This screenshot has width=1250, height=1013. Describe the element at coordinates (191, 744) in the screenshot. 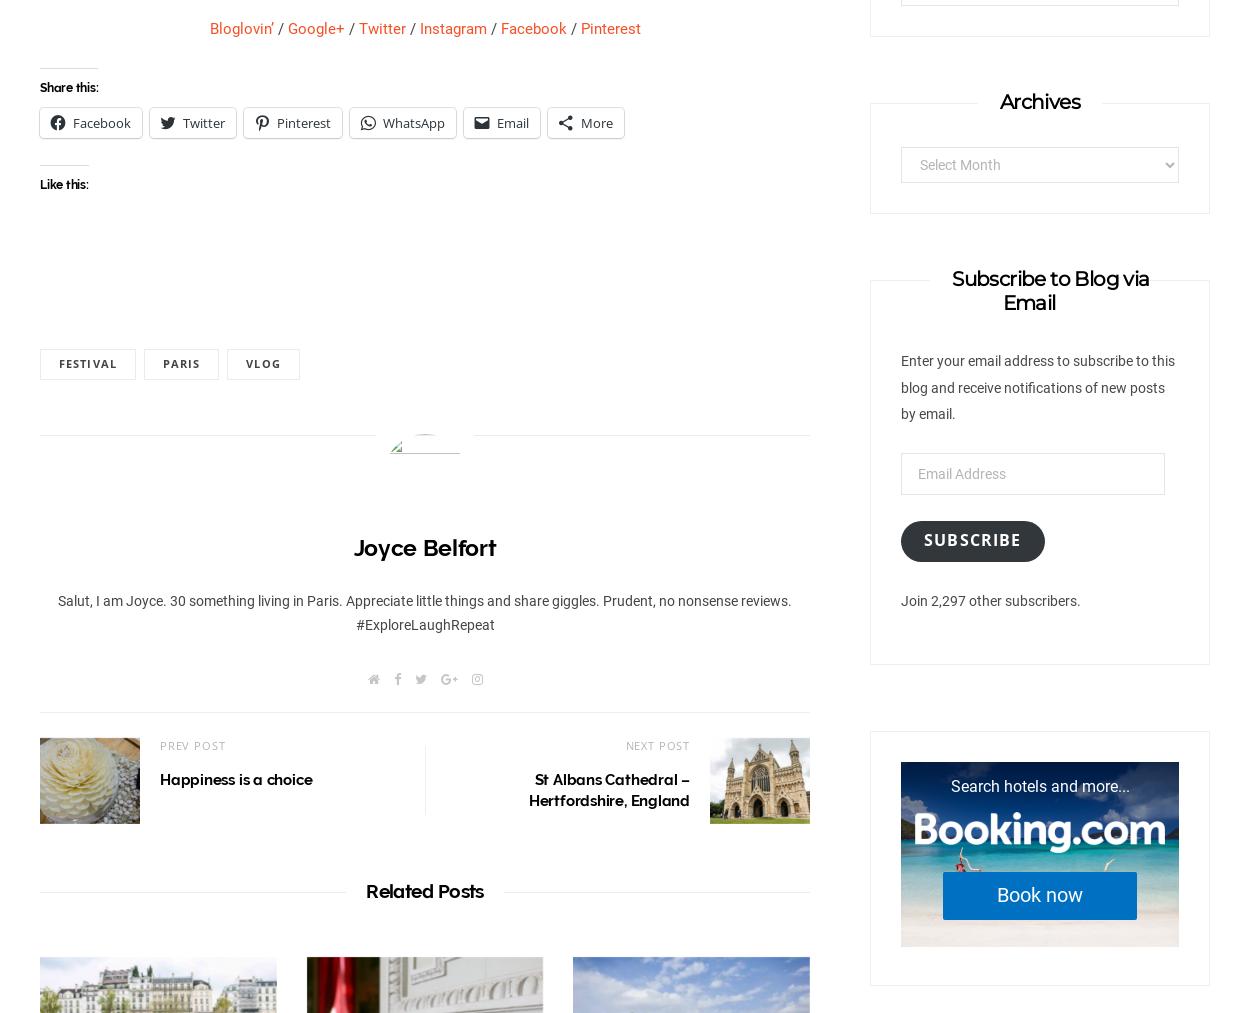

I see `'Prev Post'` at that location.